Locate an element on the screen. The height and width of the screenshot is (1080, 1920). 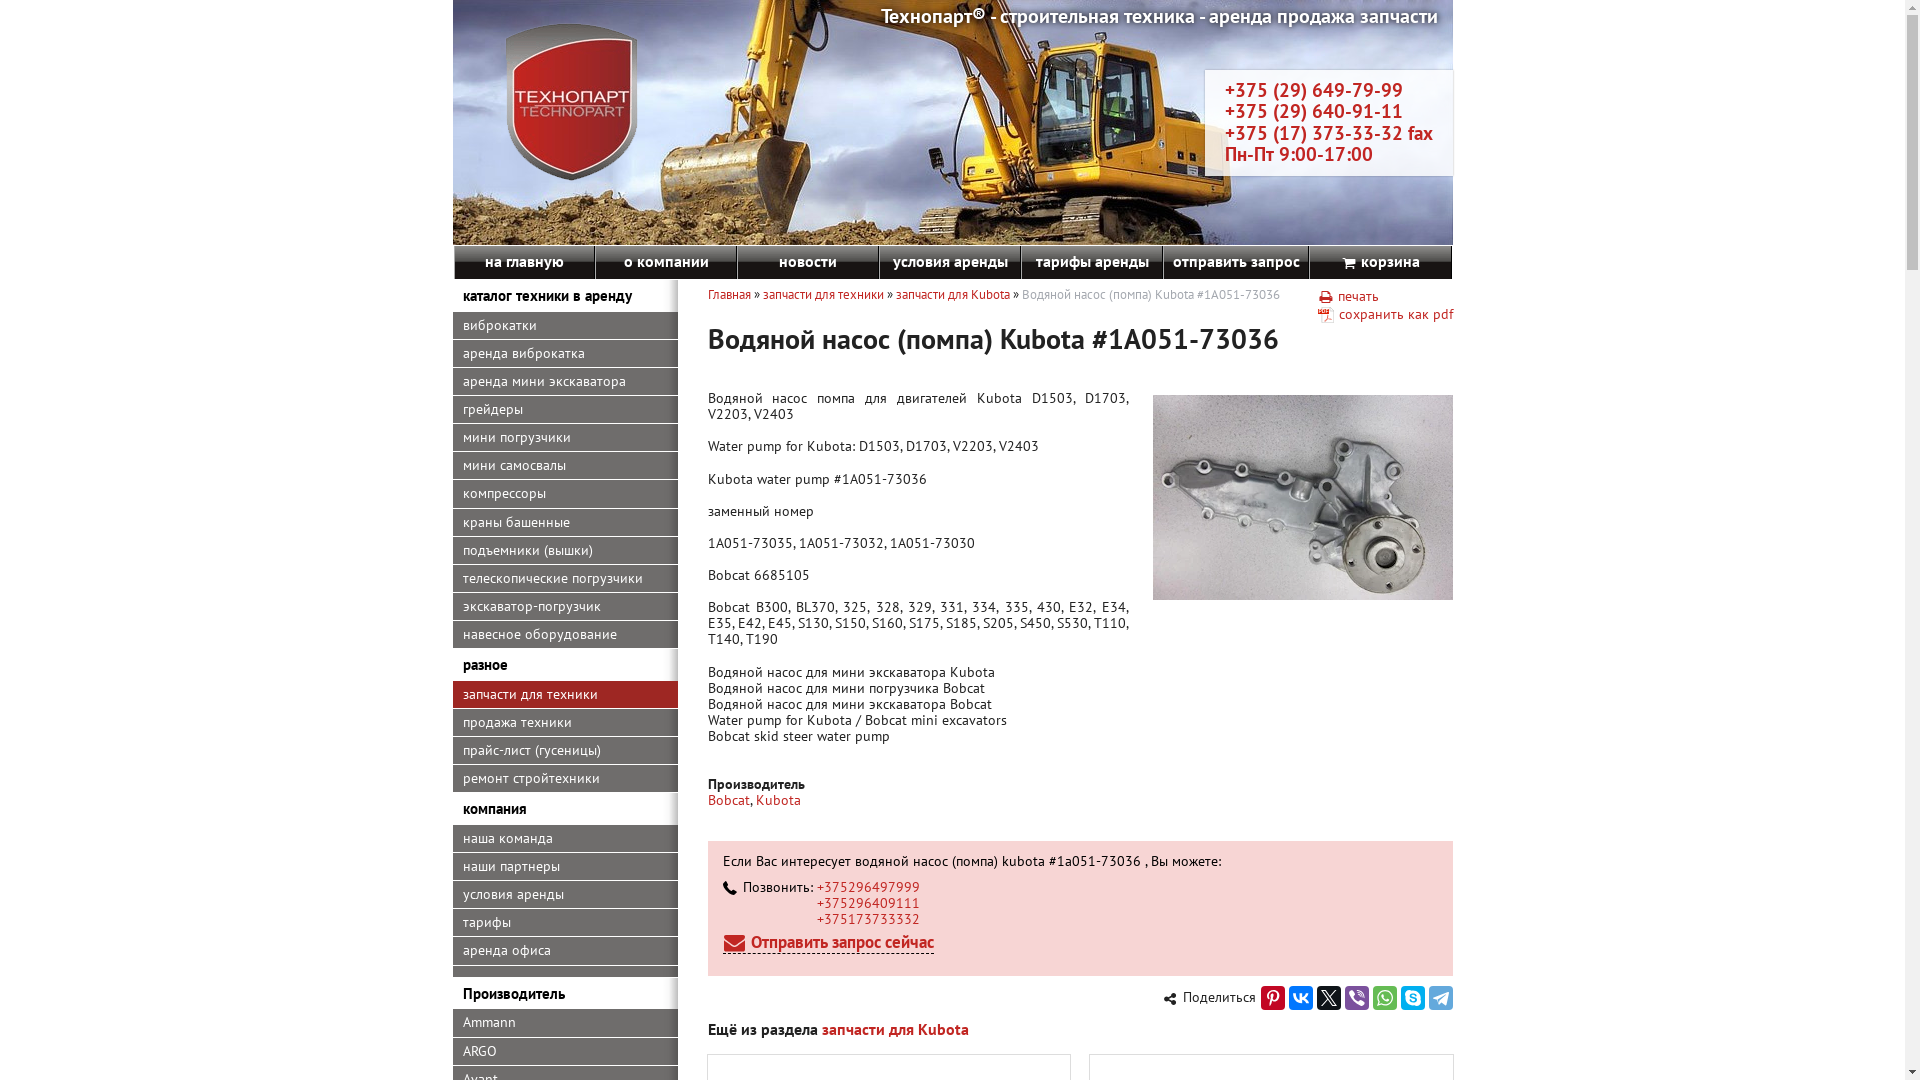
'Pinterest' is located at coordinates (1271, 998).